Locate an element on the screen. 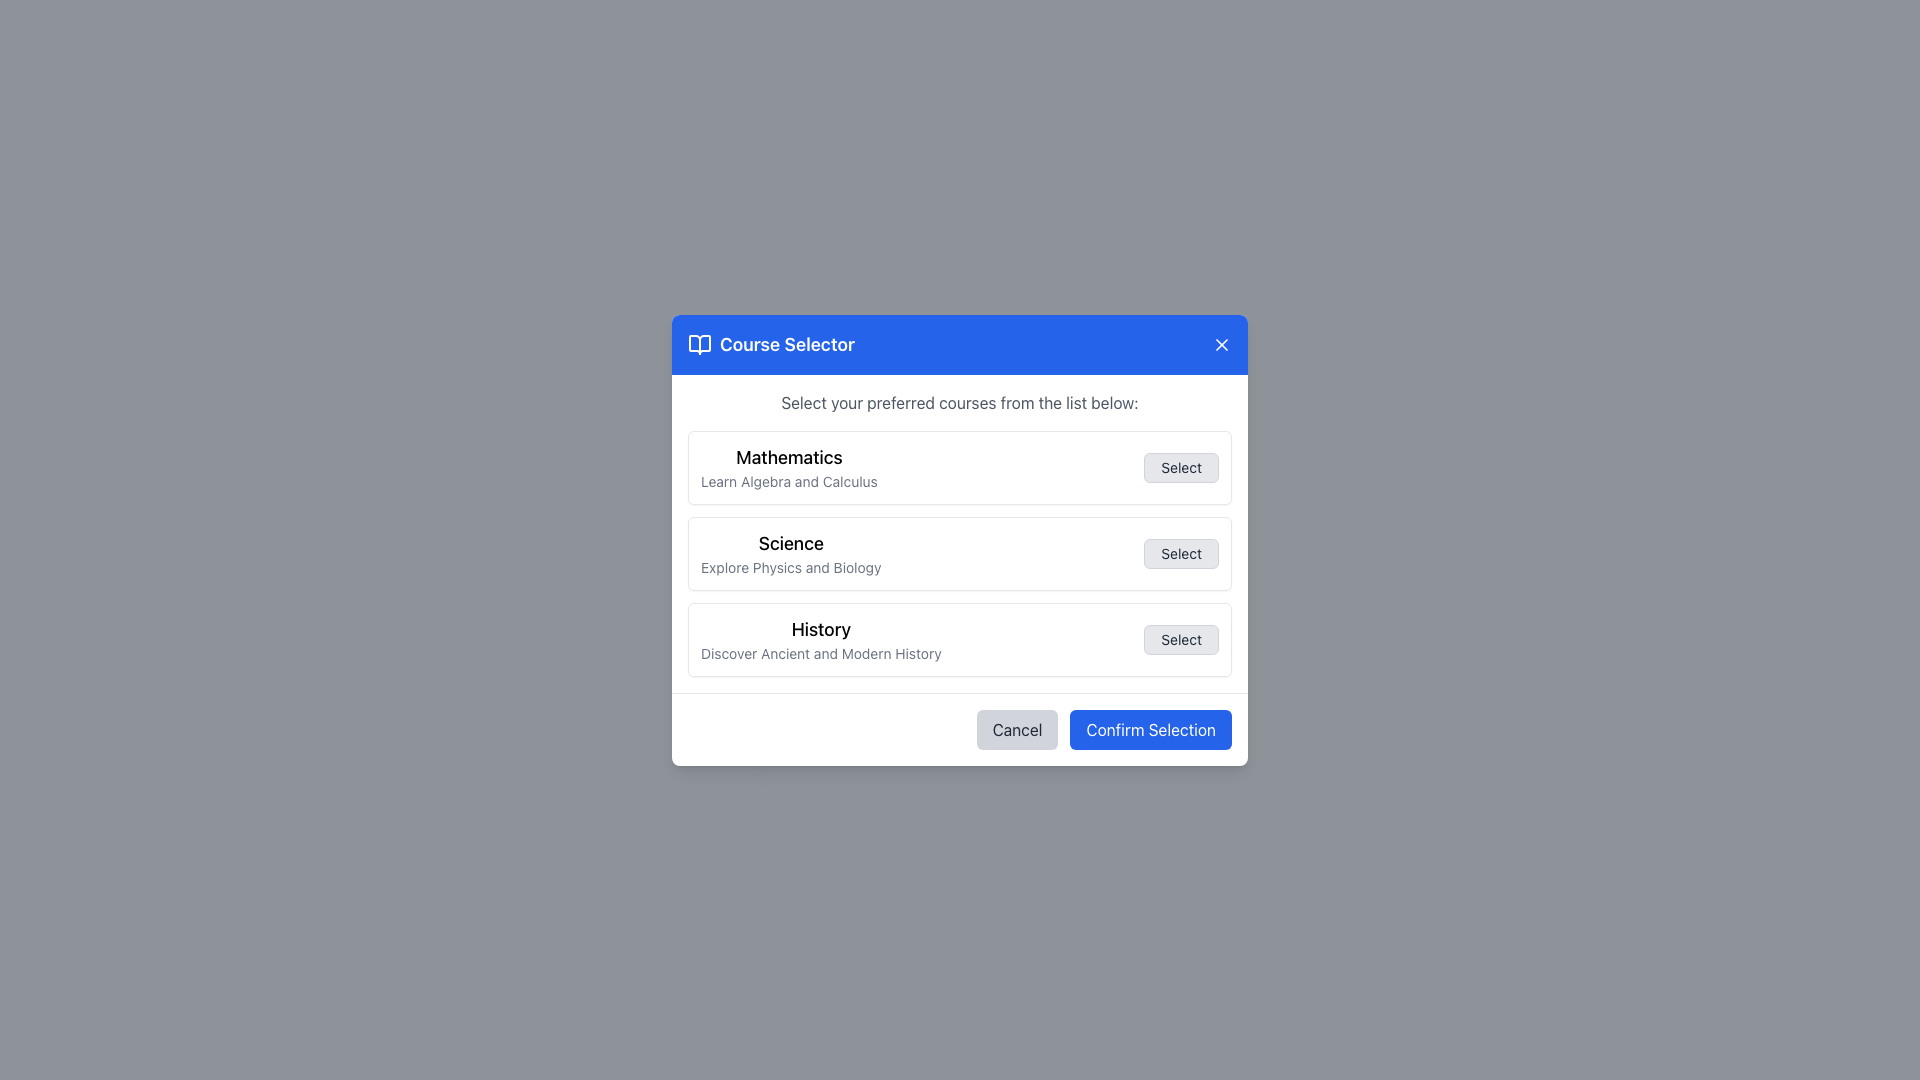 The image size is (1920, 1080). the List Item with a Button representing the course category 'Science' is located at coordinates (960, 553).